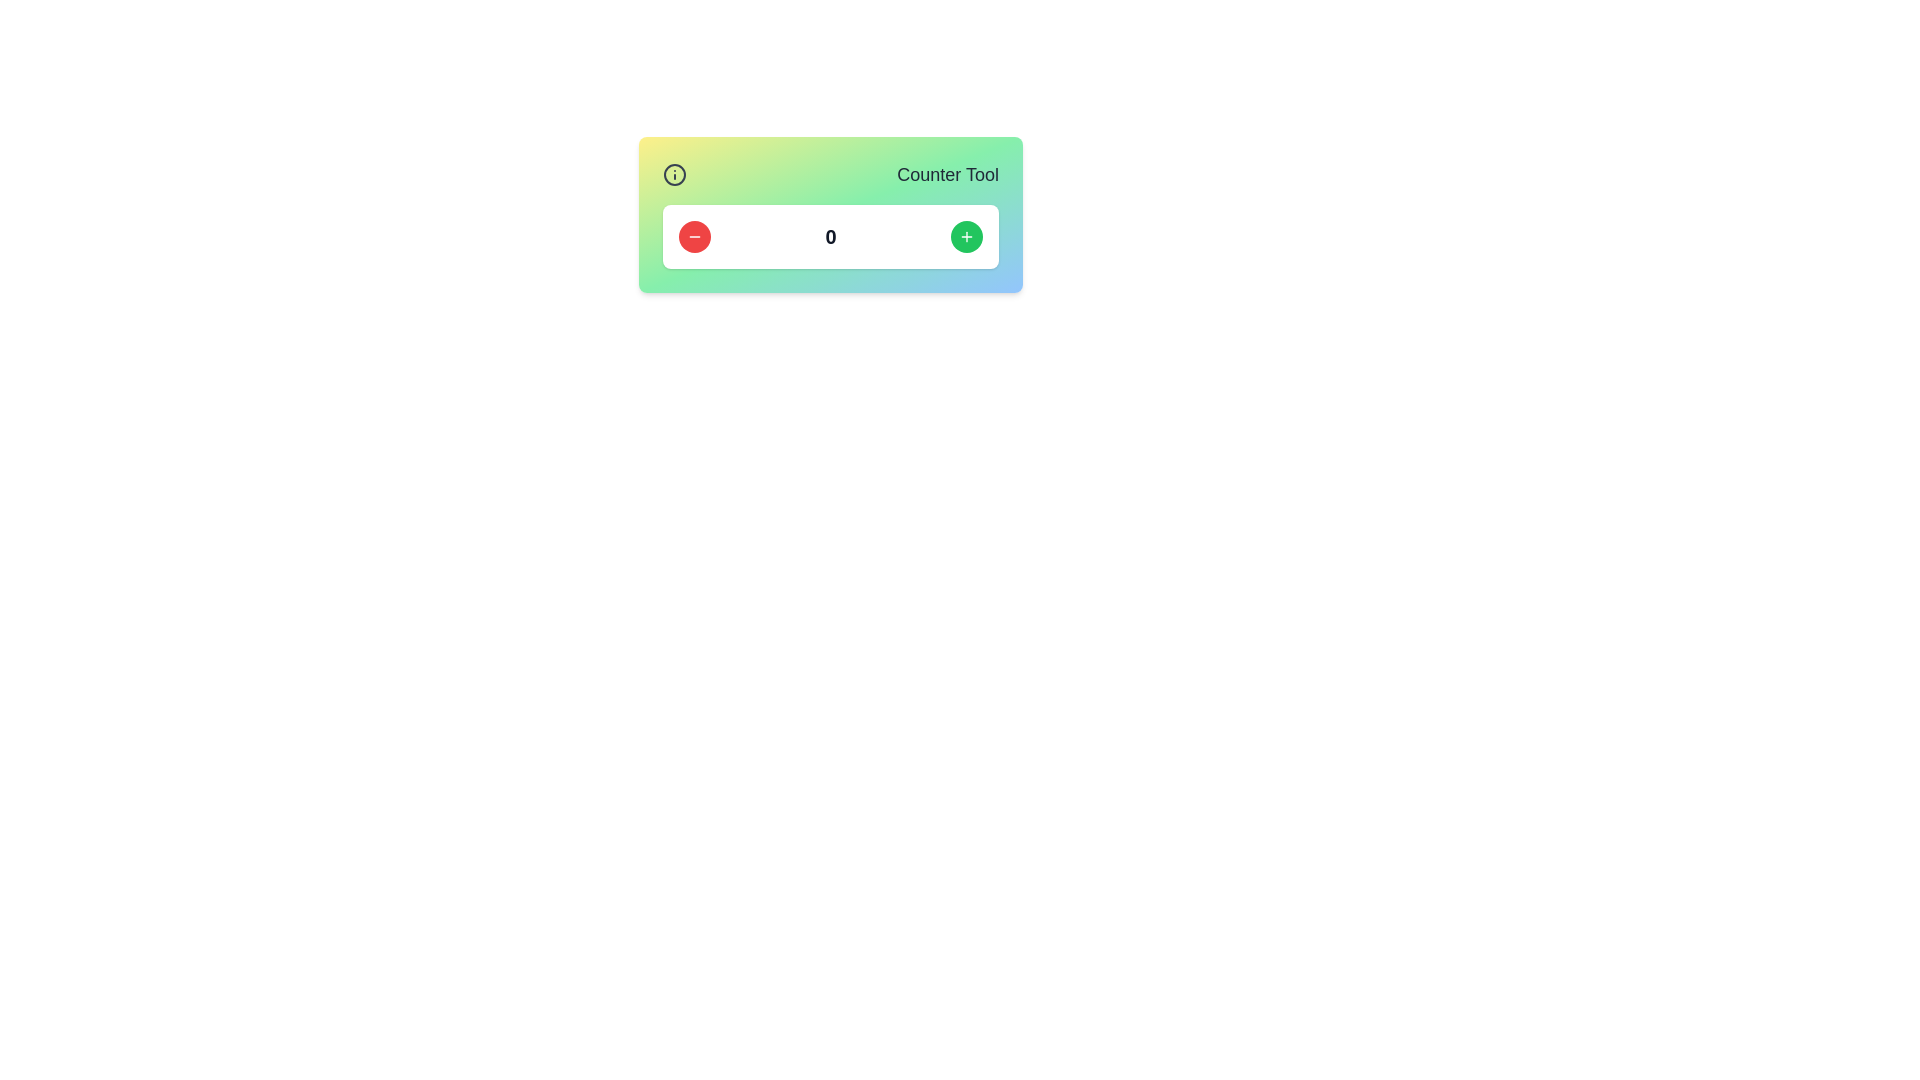 The image size is (1920, 1080). What do you see at coordinates (695, 235) in the screenshot?
I see `the circular red button with a white minus sign to change its background color` at bounding box center [695, 235].